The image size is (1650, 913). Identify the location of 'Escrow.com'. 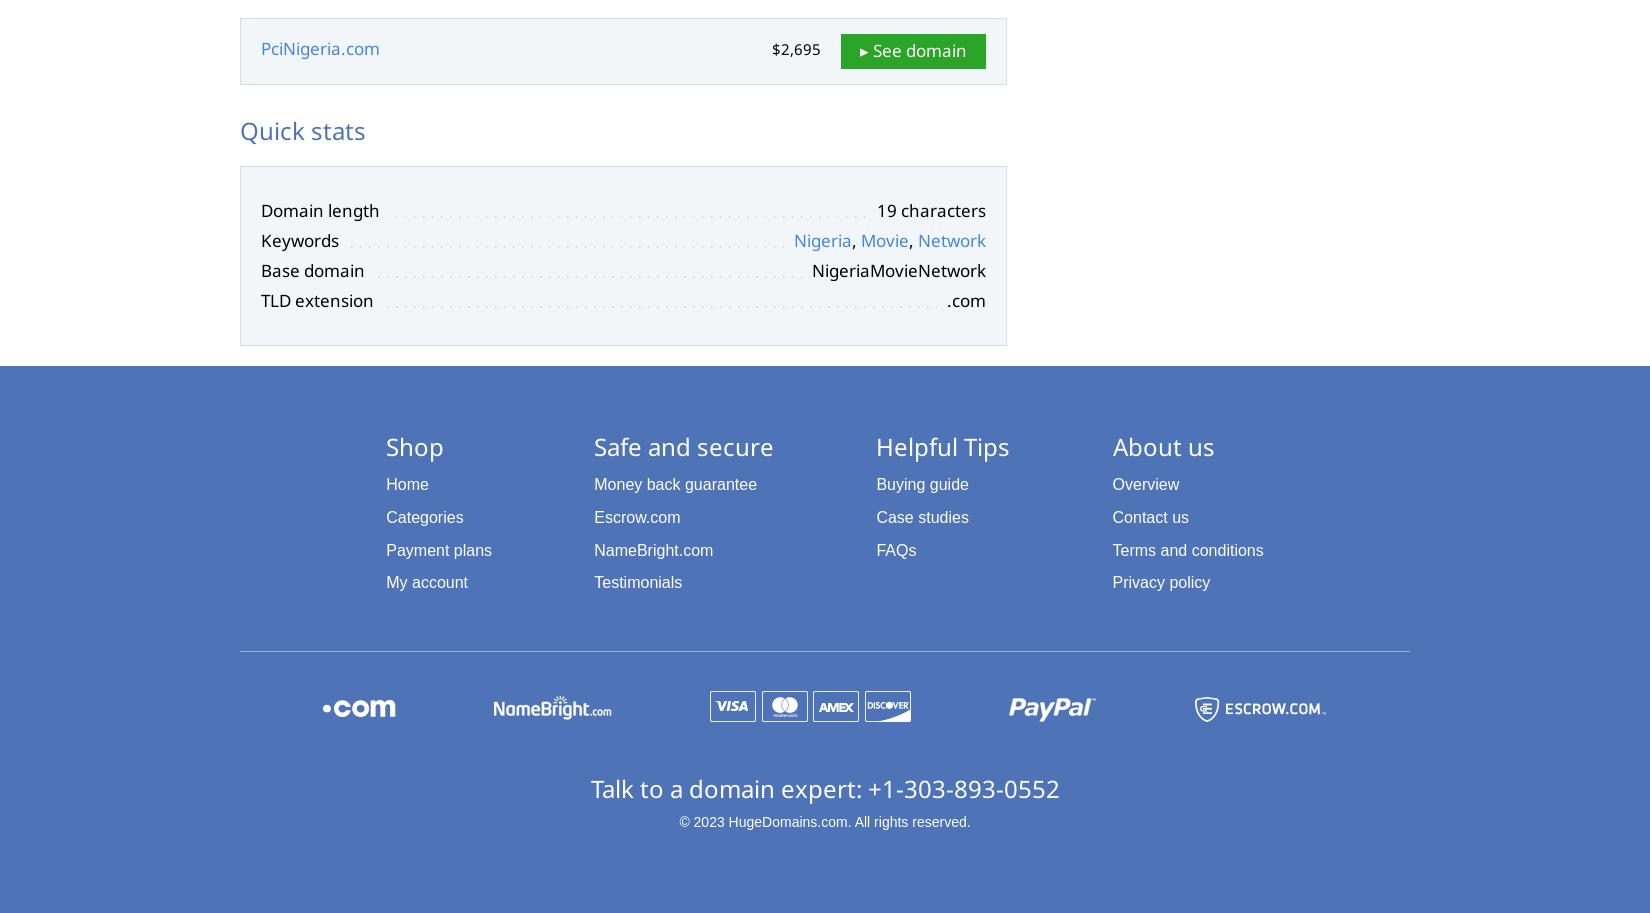
(636, 516).